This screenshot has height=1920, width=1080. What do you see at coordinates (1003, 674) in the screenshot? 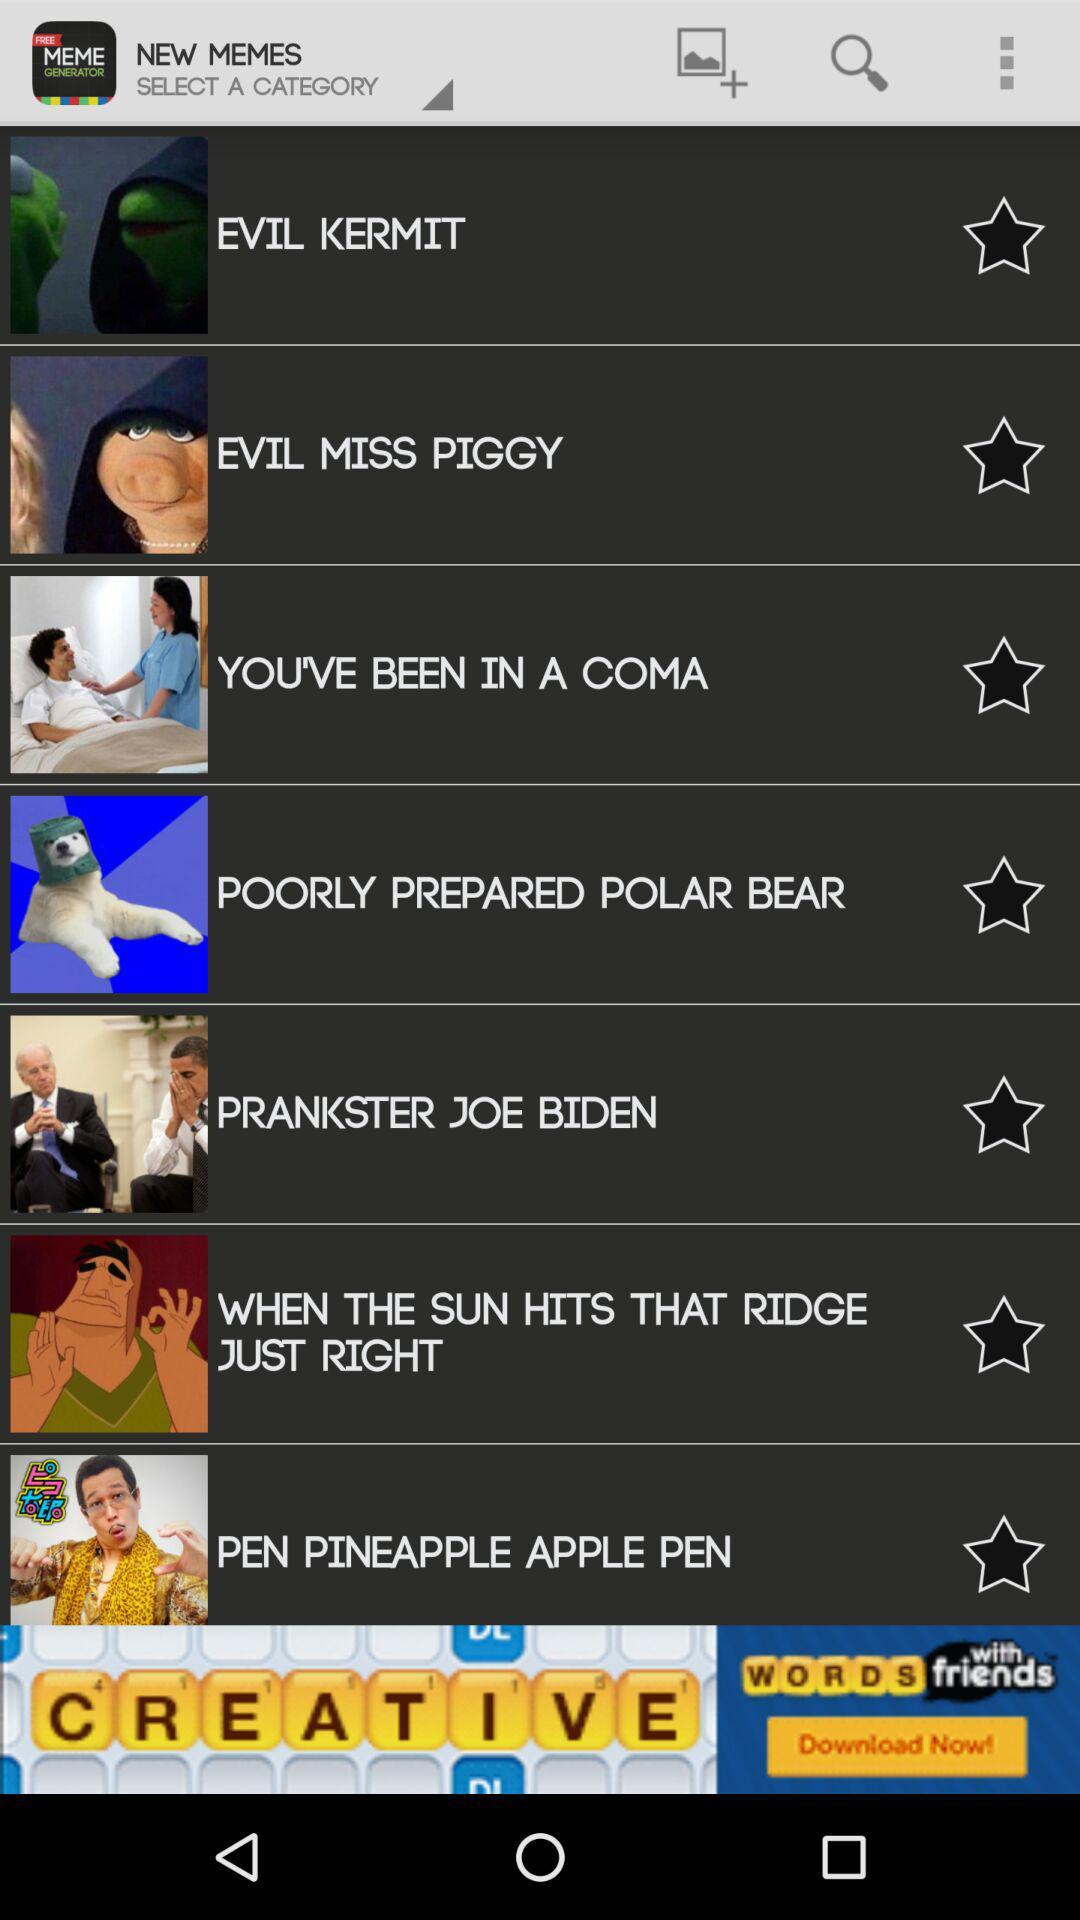
I see `to favorite` at bounding box center [1003, 674].